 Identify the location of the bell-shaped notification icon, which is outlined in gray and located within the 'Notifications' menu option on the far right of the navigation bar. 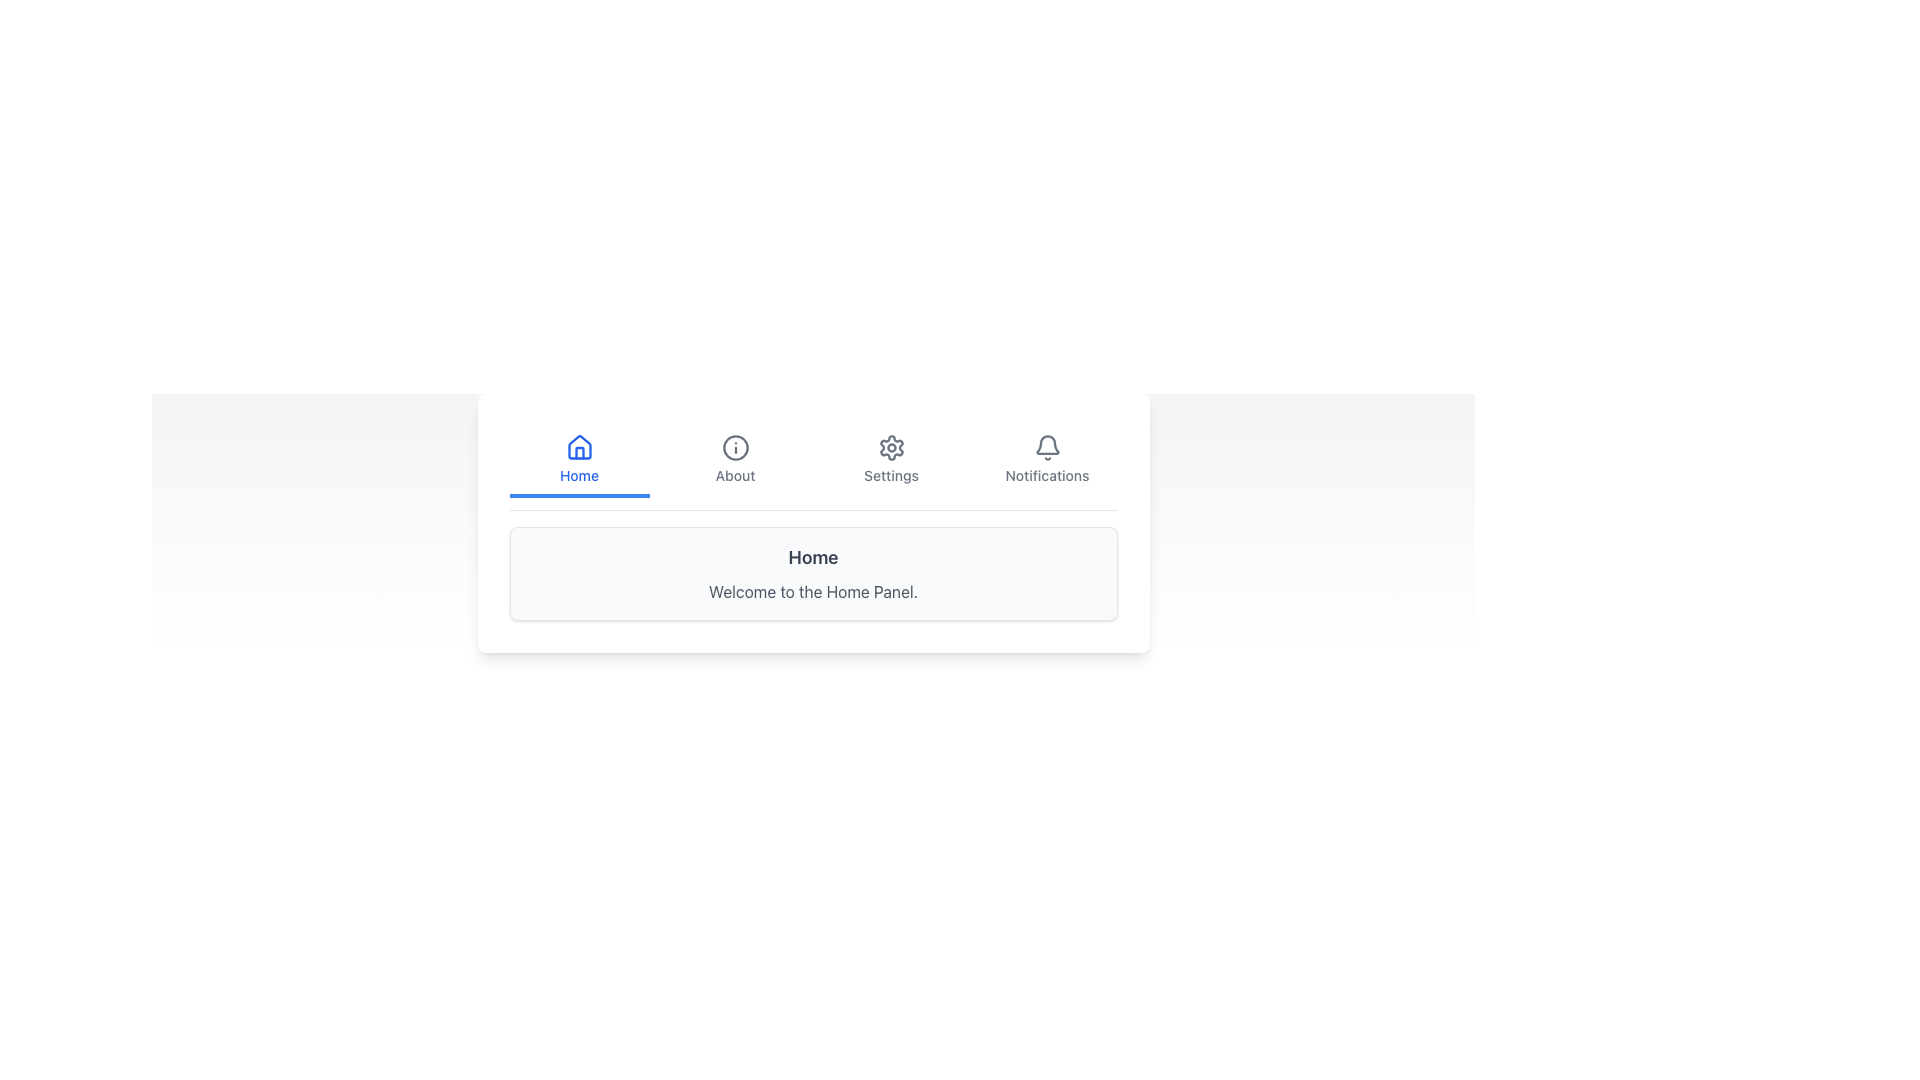
(1046, 446).